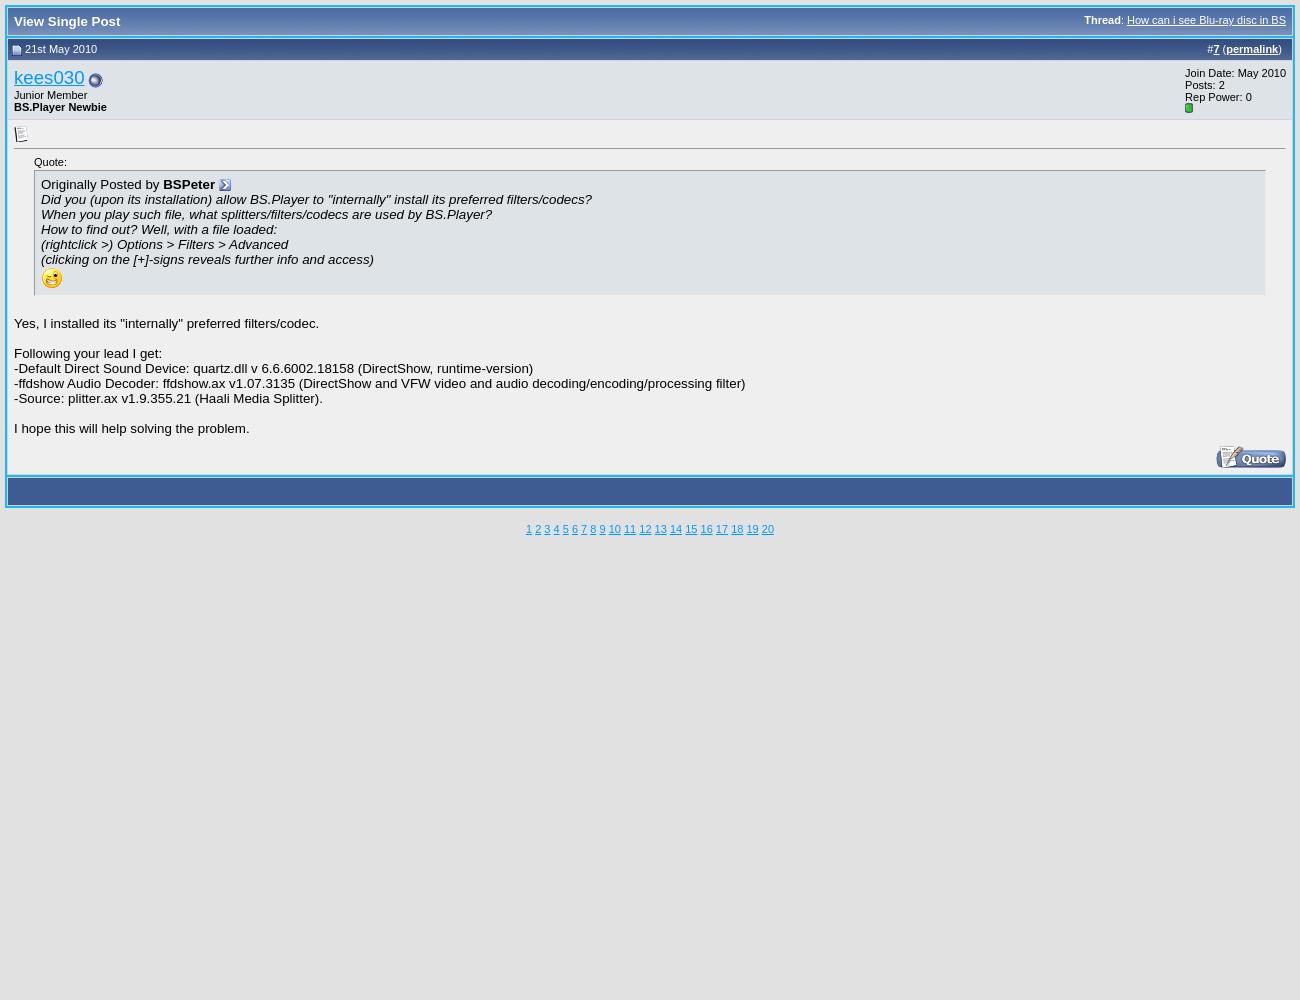  I want to click on '3', so click(543, 528).